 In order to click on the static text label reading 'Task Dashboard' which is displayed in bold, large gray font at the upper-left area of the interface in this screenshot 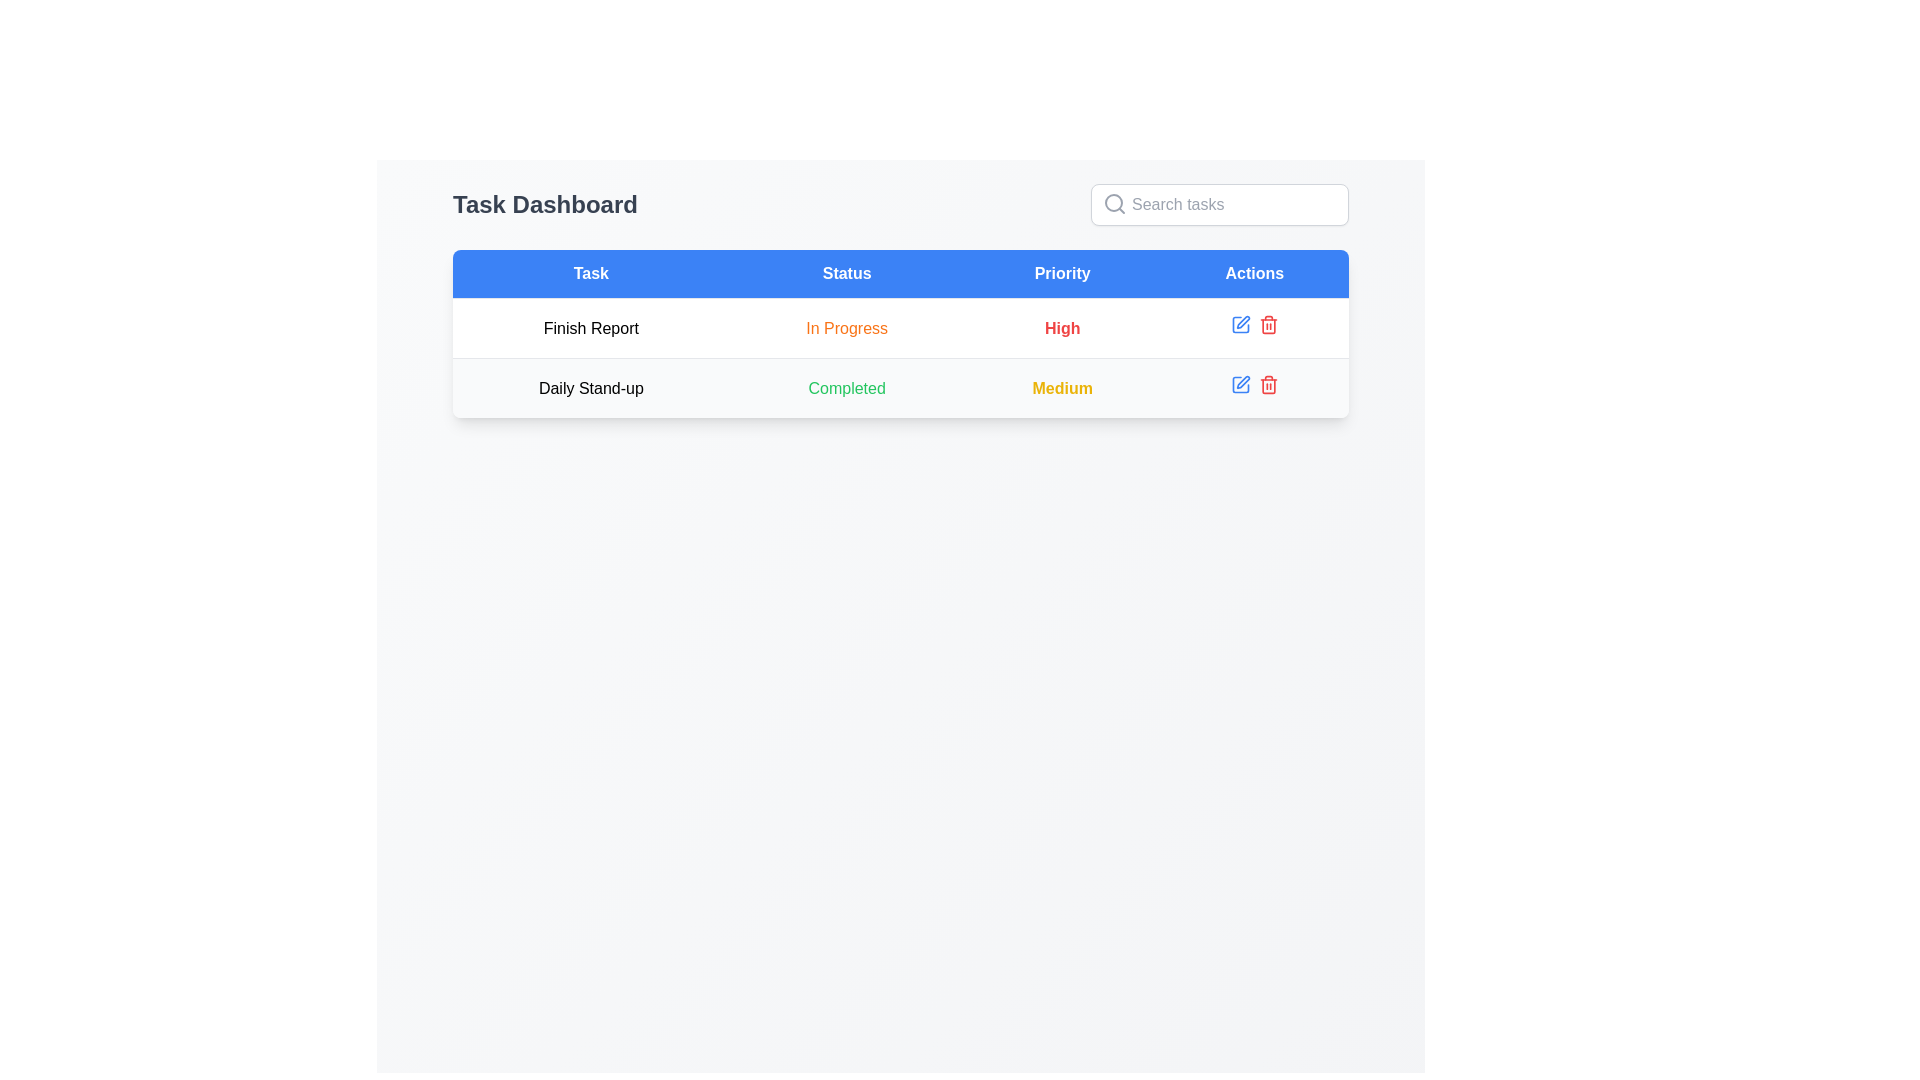, I will do `click(545, 204)`.